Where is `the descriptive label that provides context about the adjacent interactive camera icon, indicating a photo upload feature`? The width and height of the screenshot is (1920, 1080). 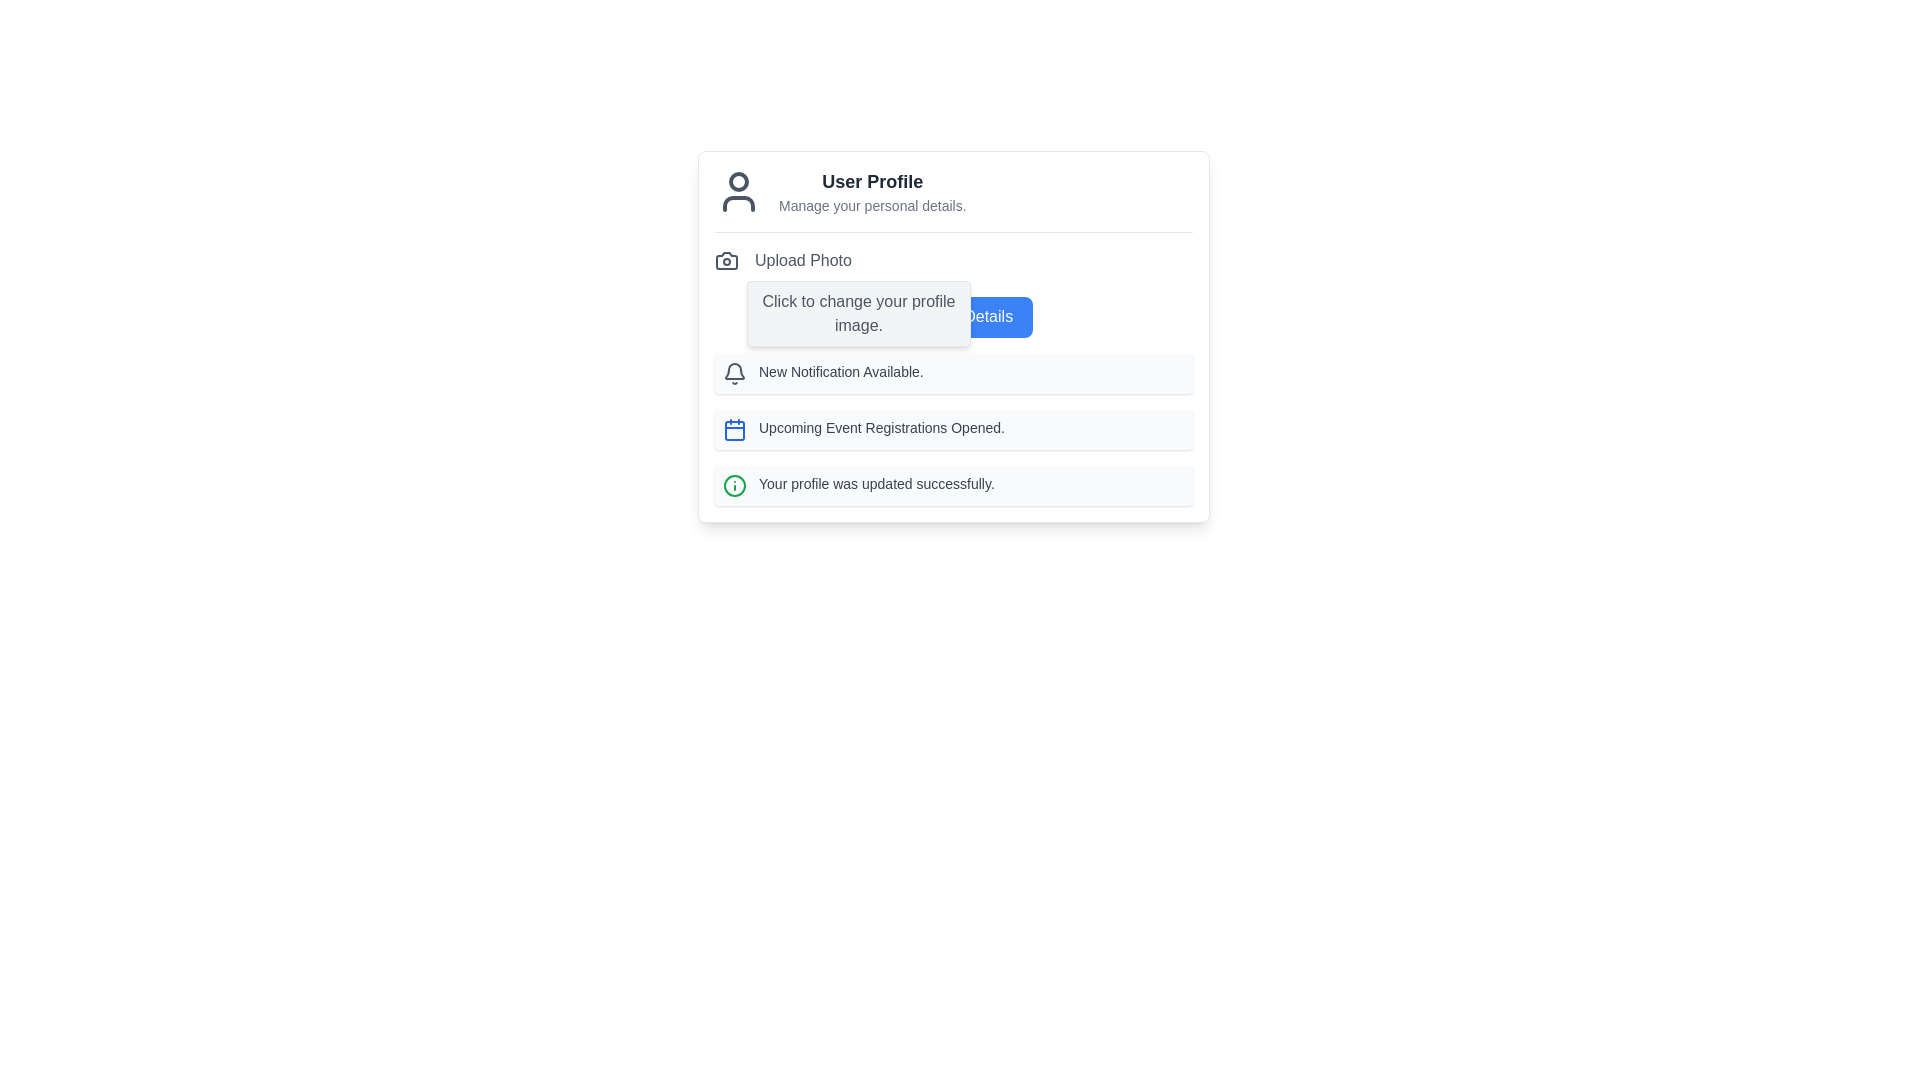
the descriptive label that provides context about the adjacent interactive camera icon, indicating a photo upload feature is located at coordinates (803, 260).